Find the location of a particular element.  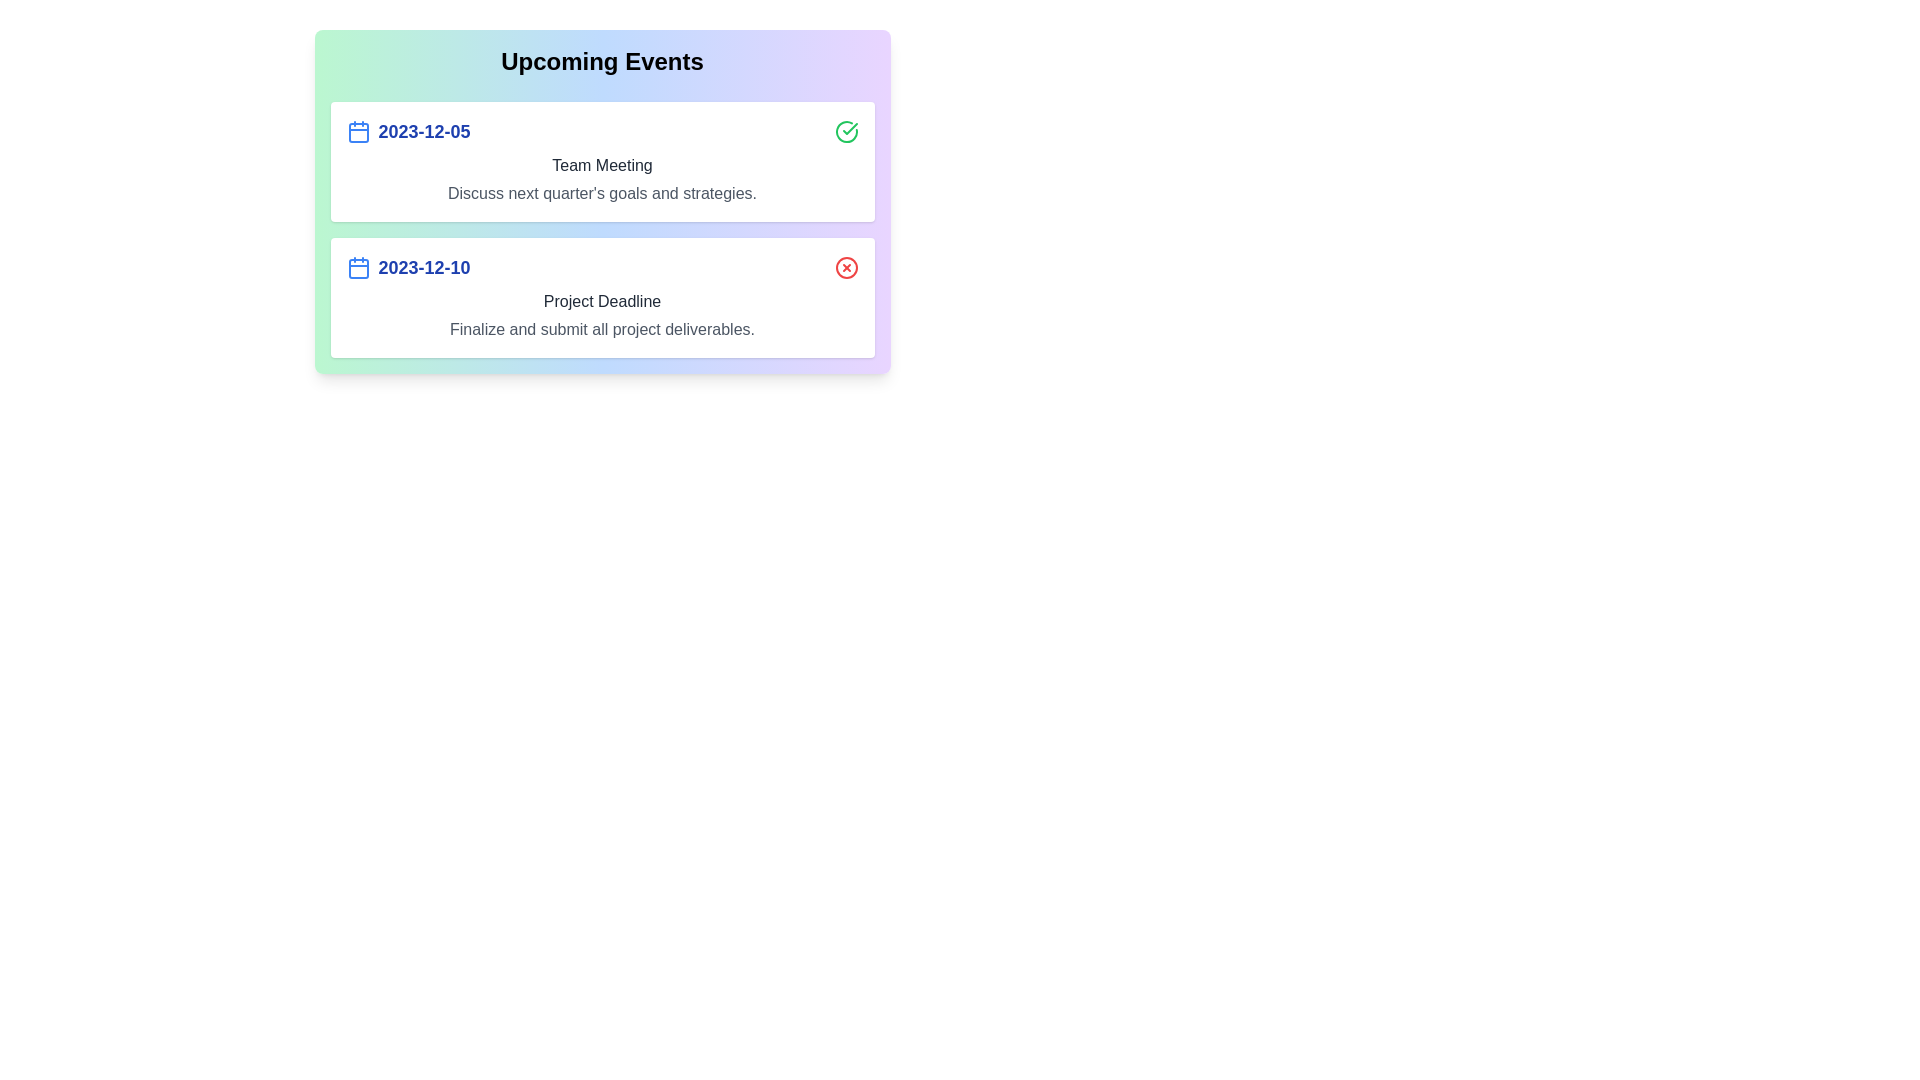

the event with the date 2023-12-10 to view its details is located at coordinates (601, 297).